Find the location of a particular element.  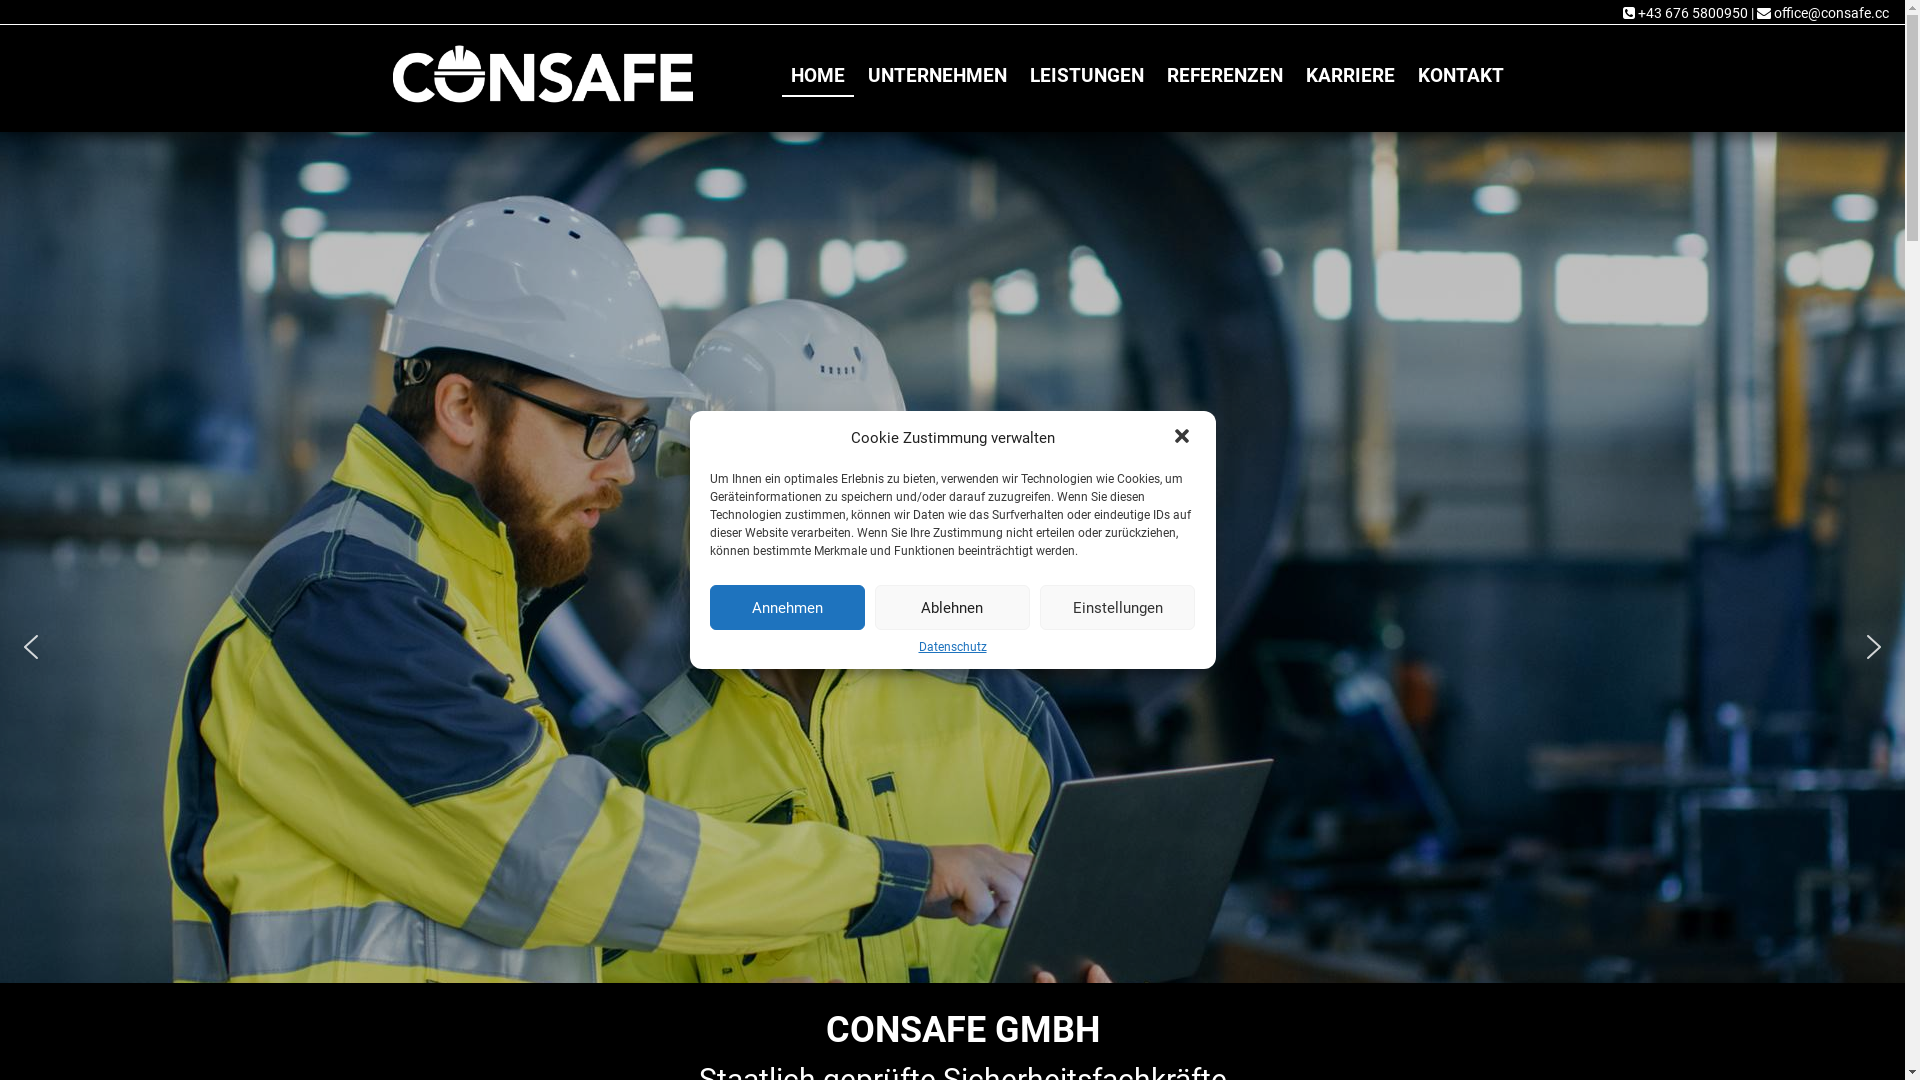

'Ablehnen' is located at coordinates (951, 606).